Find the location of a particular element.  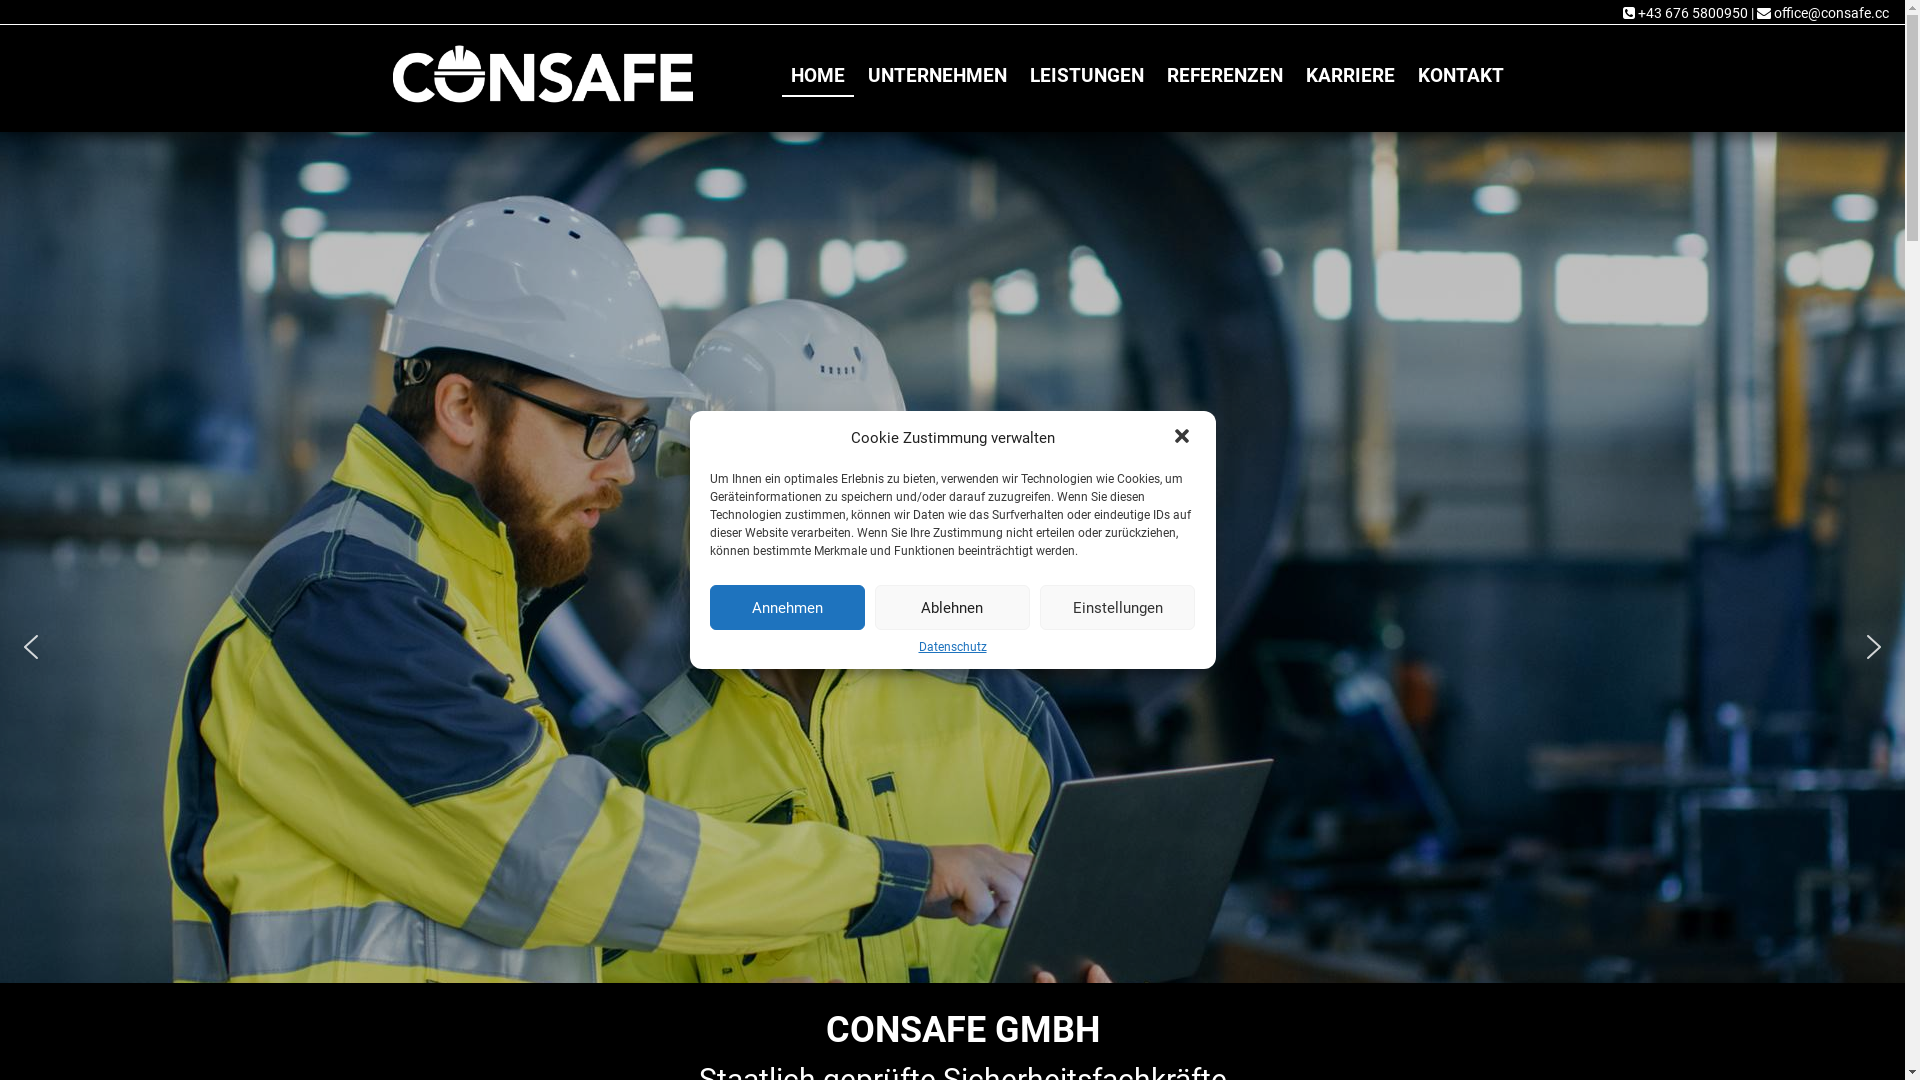

'Ablehnen' is located at coordinates (951, 606).